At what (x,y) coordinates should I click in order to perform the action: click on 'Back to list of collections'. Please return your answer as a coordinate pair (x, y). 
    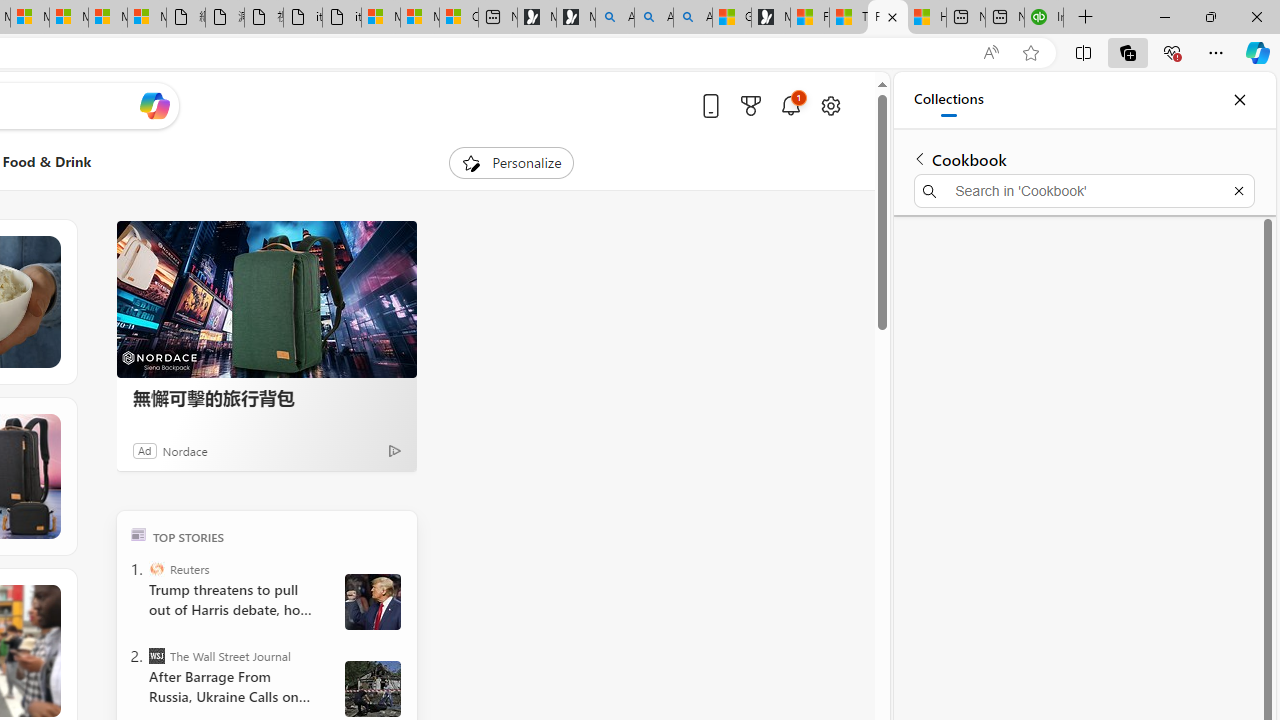
    Looking at the image, I should click on (919, 158).